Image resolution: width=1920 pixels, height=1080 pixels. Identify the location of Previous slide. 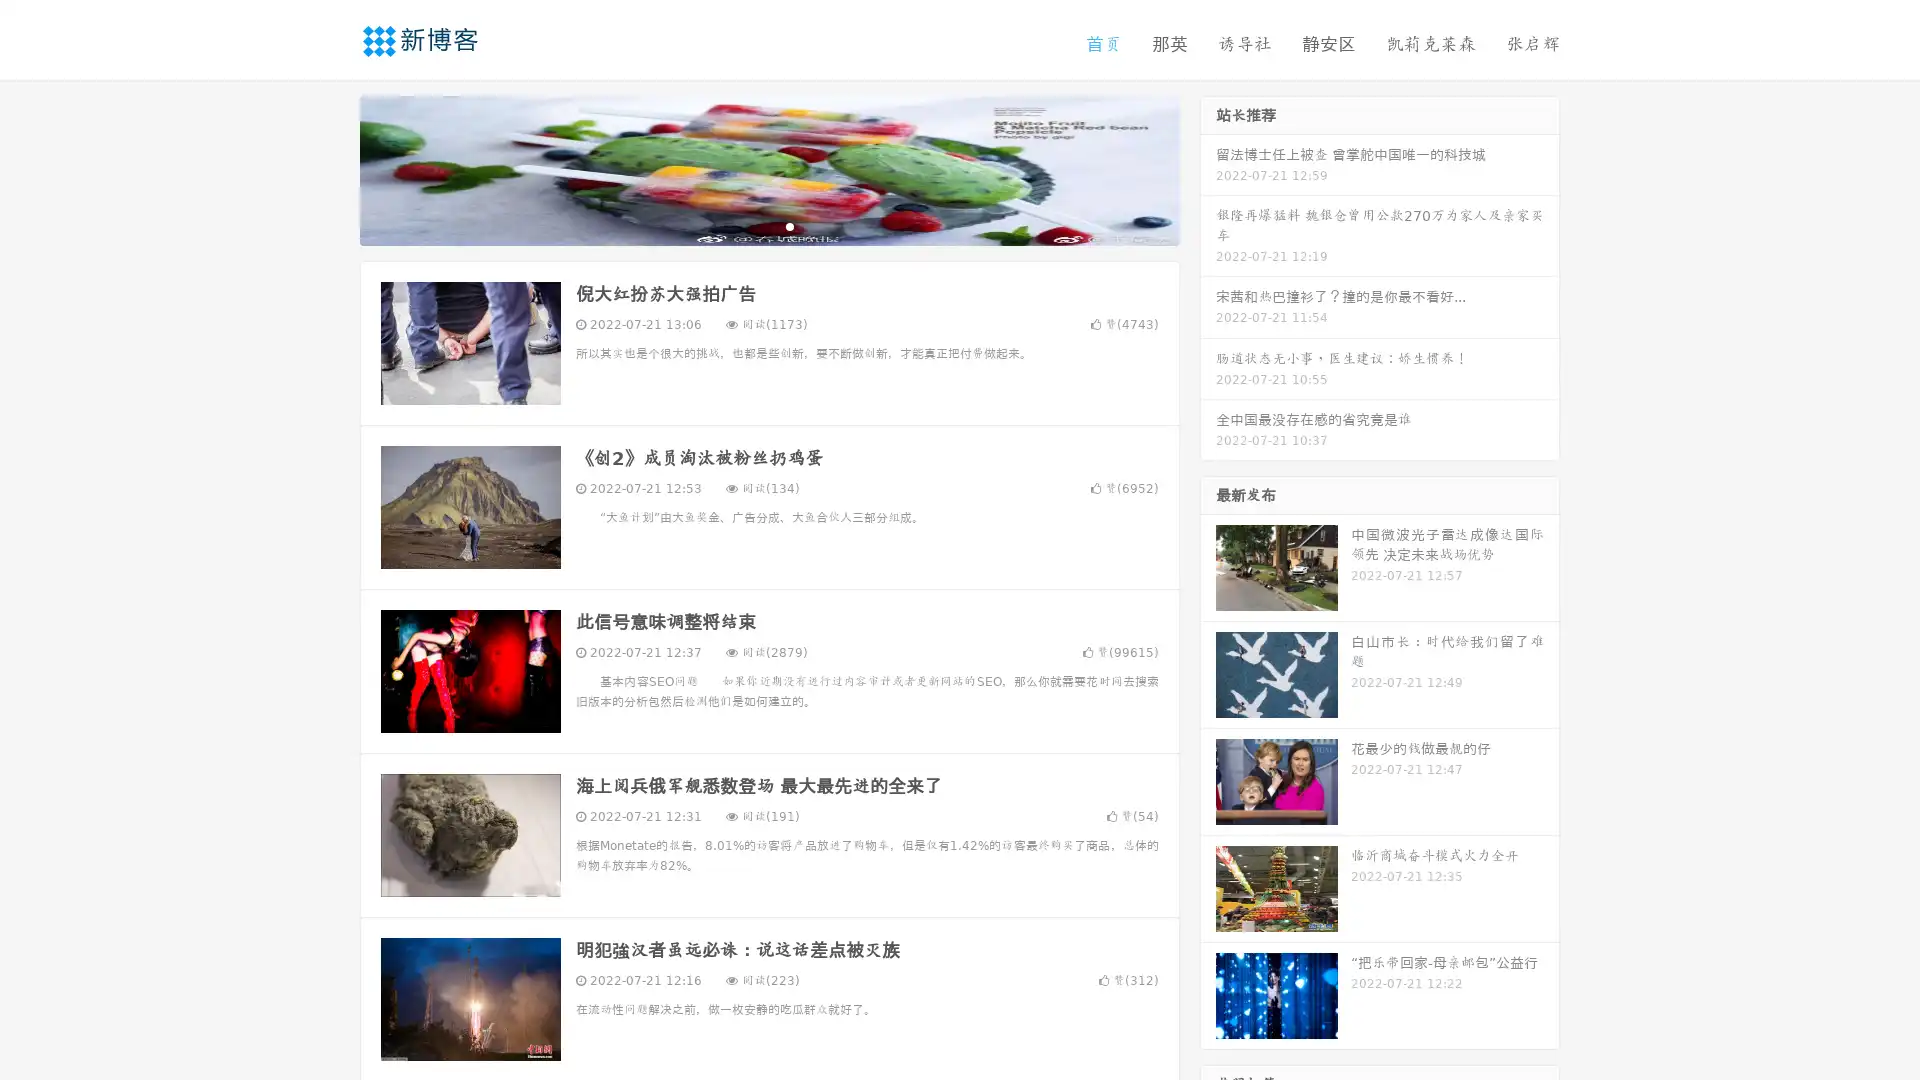
(330, 168).